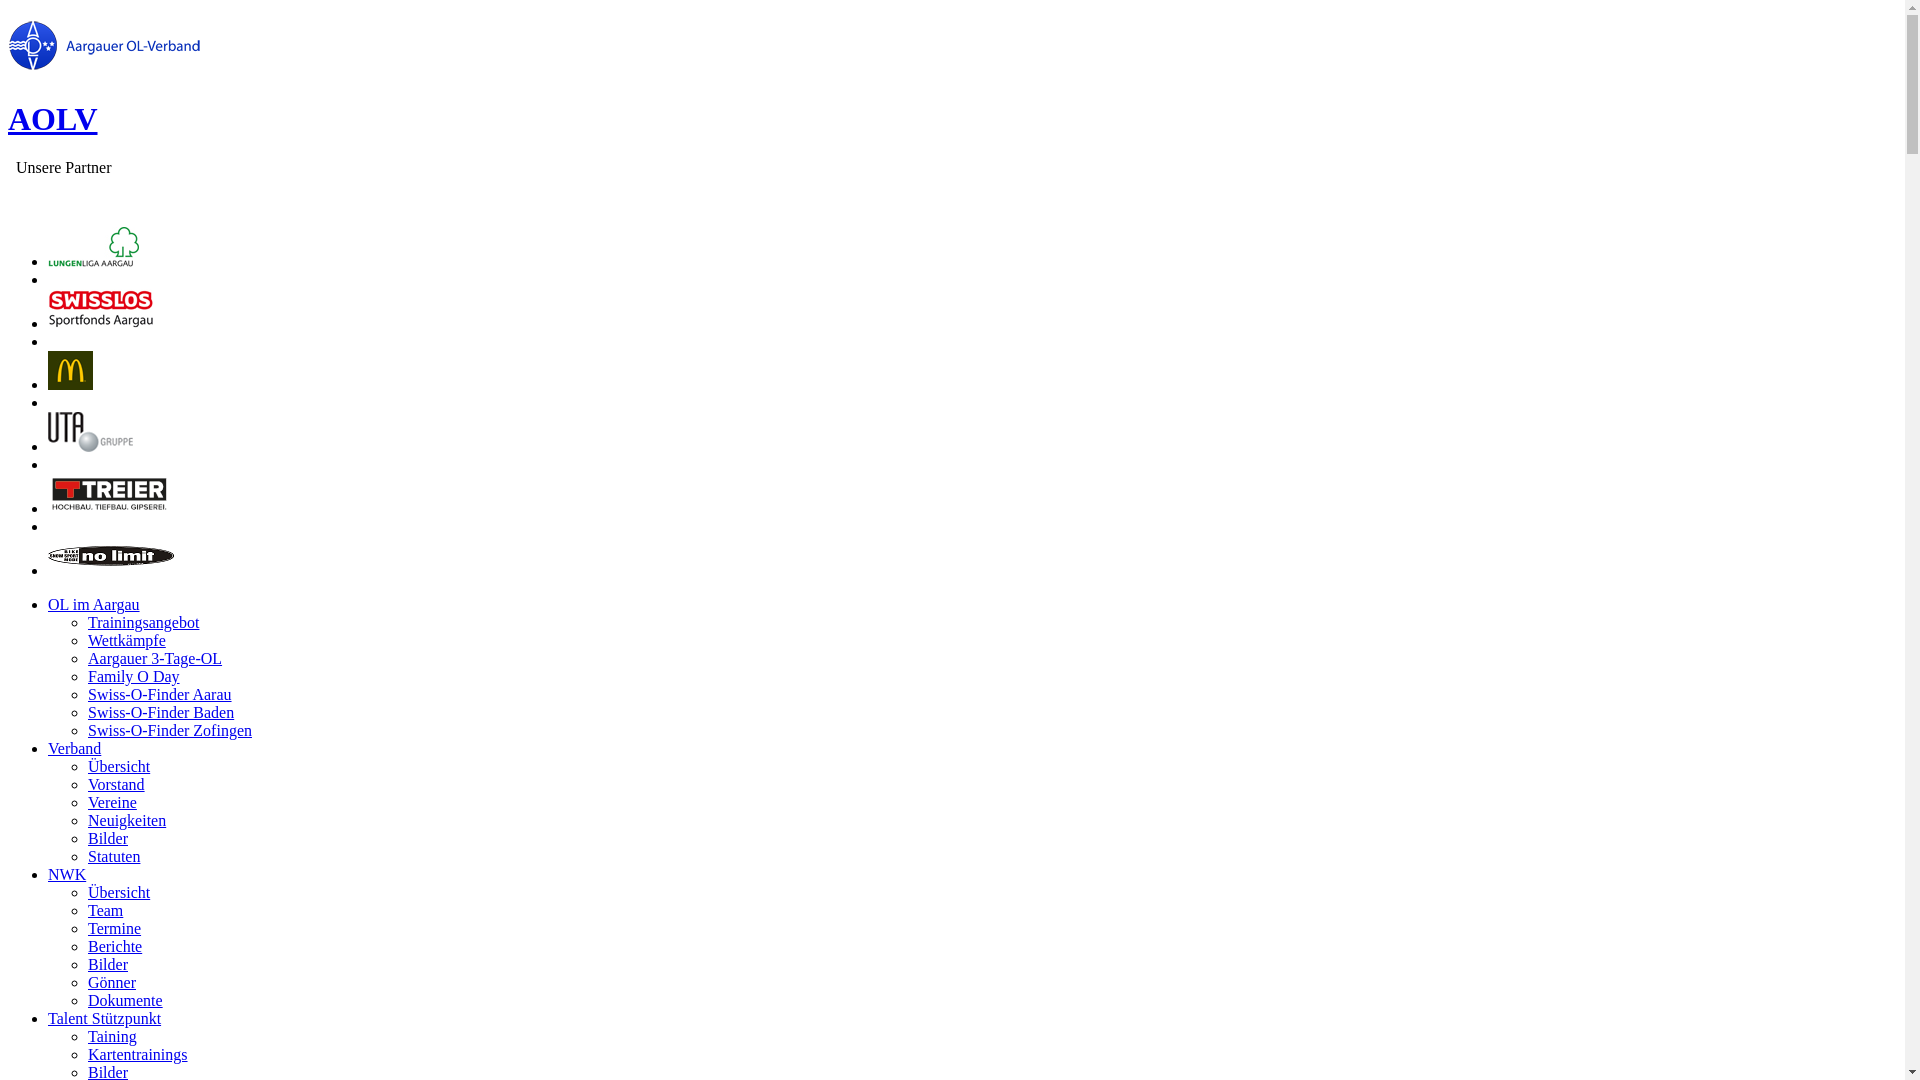 The width and height of the screenshot is (1920, 1080). Describe the element at coordinates (125, 820) in the screenshot. I see `'Neuigkeiten'` at that location.